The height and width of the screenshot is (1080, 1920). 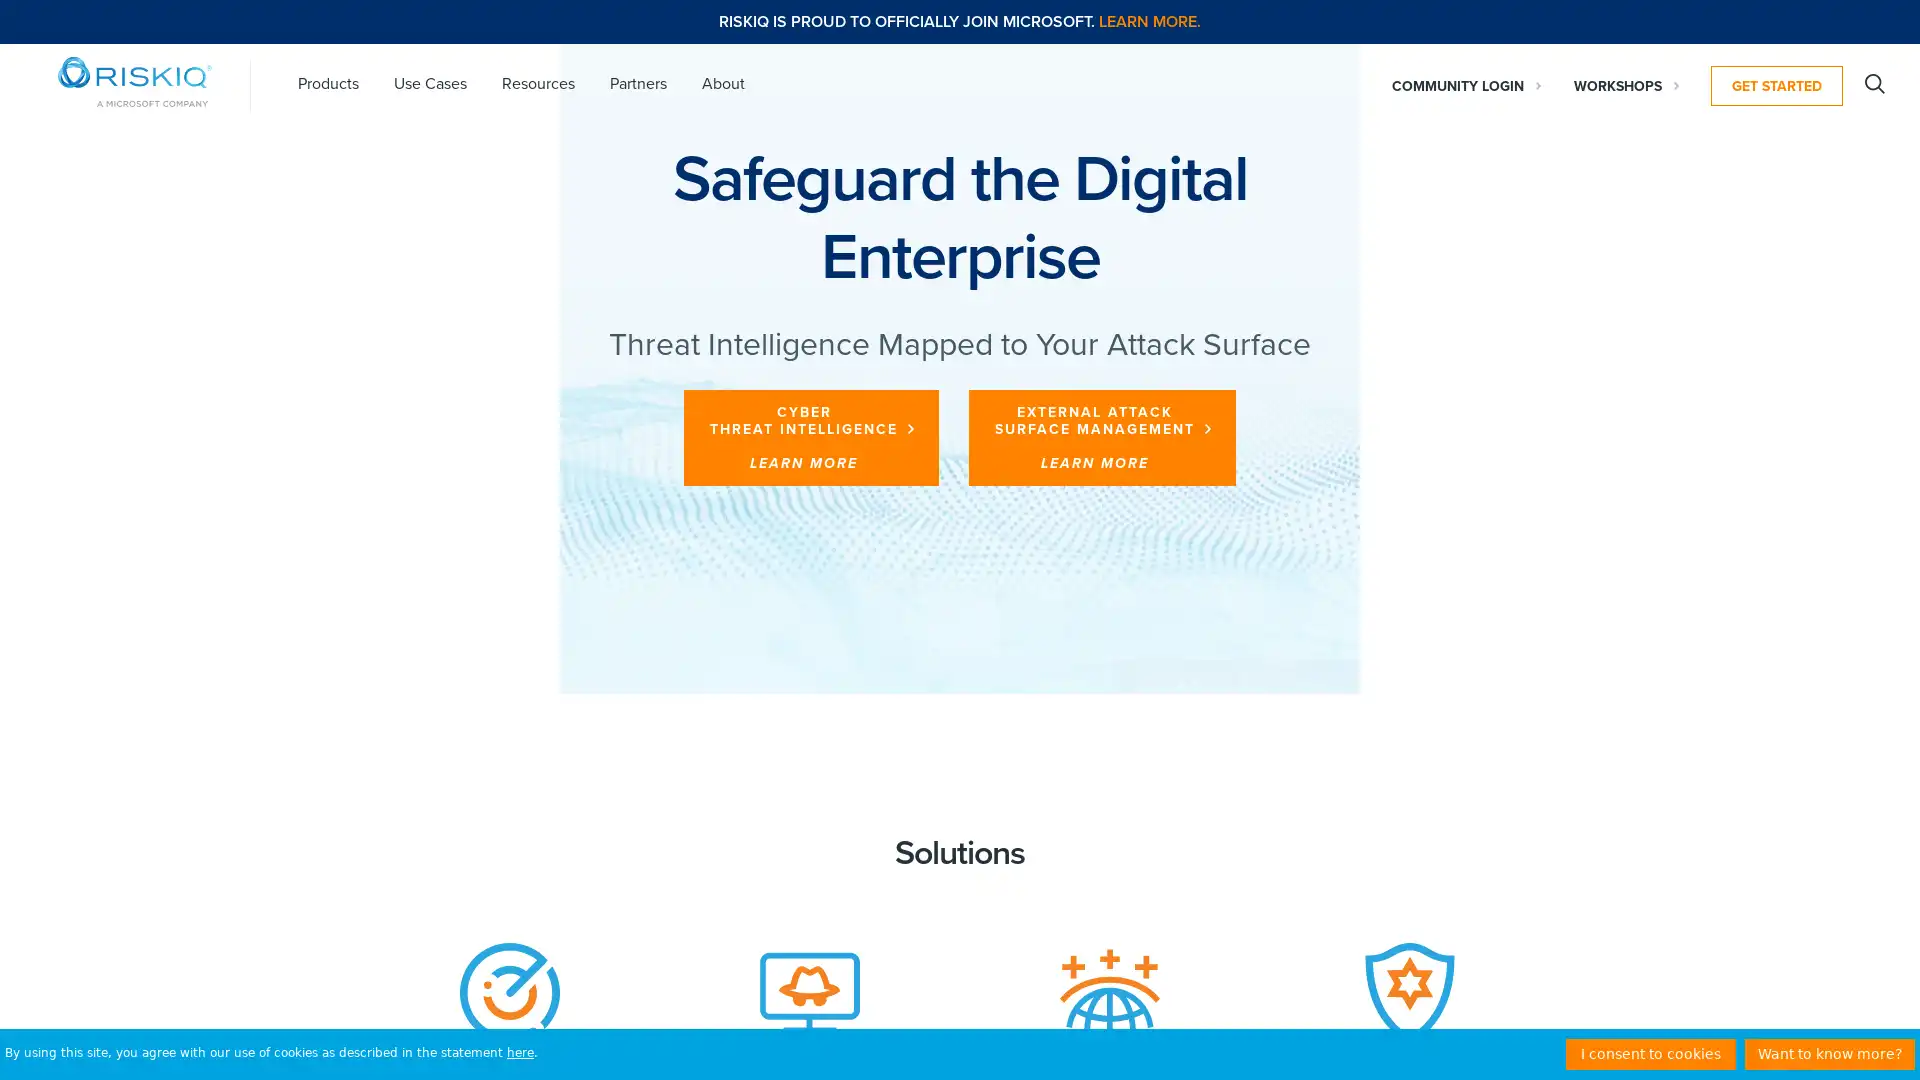 I want to click on Open Intercom Messenger, so click(x=1869, y=1029).